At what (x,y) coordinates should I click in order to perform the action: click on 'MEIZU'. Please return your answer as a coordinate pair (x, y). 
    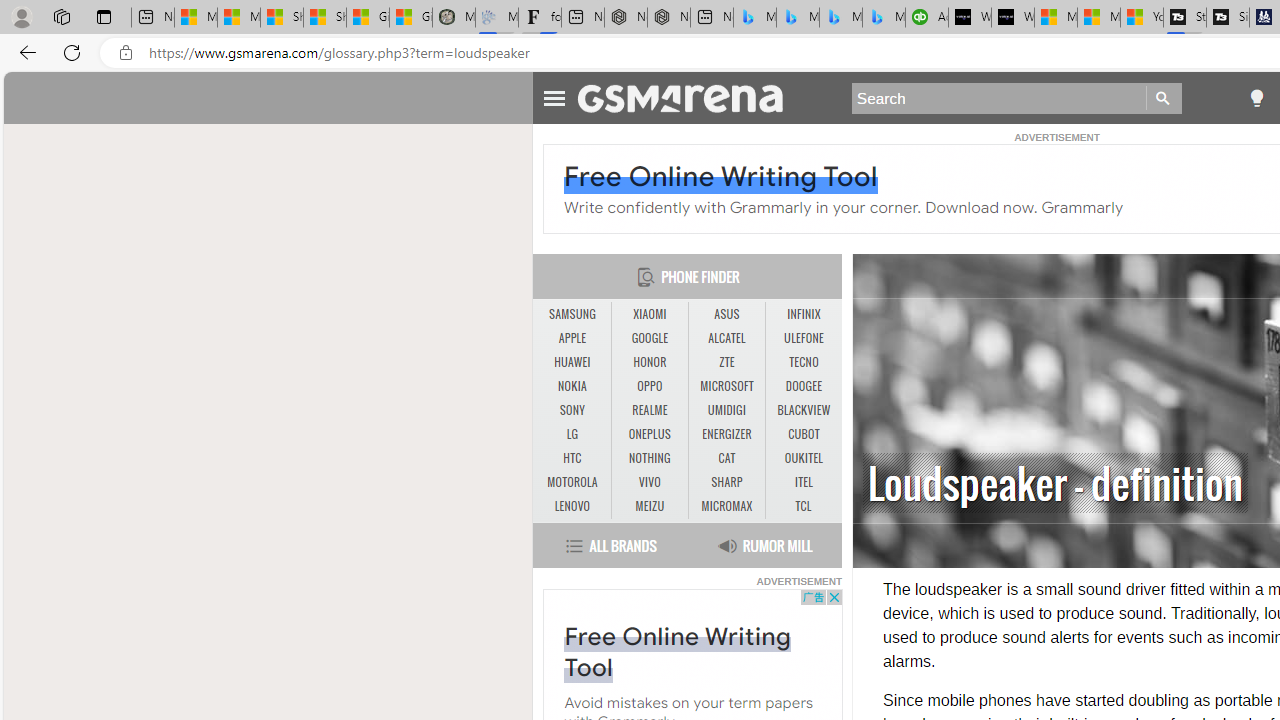
    Looking at the image, I should click on (649, 505).